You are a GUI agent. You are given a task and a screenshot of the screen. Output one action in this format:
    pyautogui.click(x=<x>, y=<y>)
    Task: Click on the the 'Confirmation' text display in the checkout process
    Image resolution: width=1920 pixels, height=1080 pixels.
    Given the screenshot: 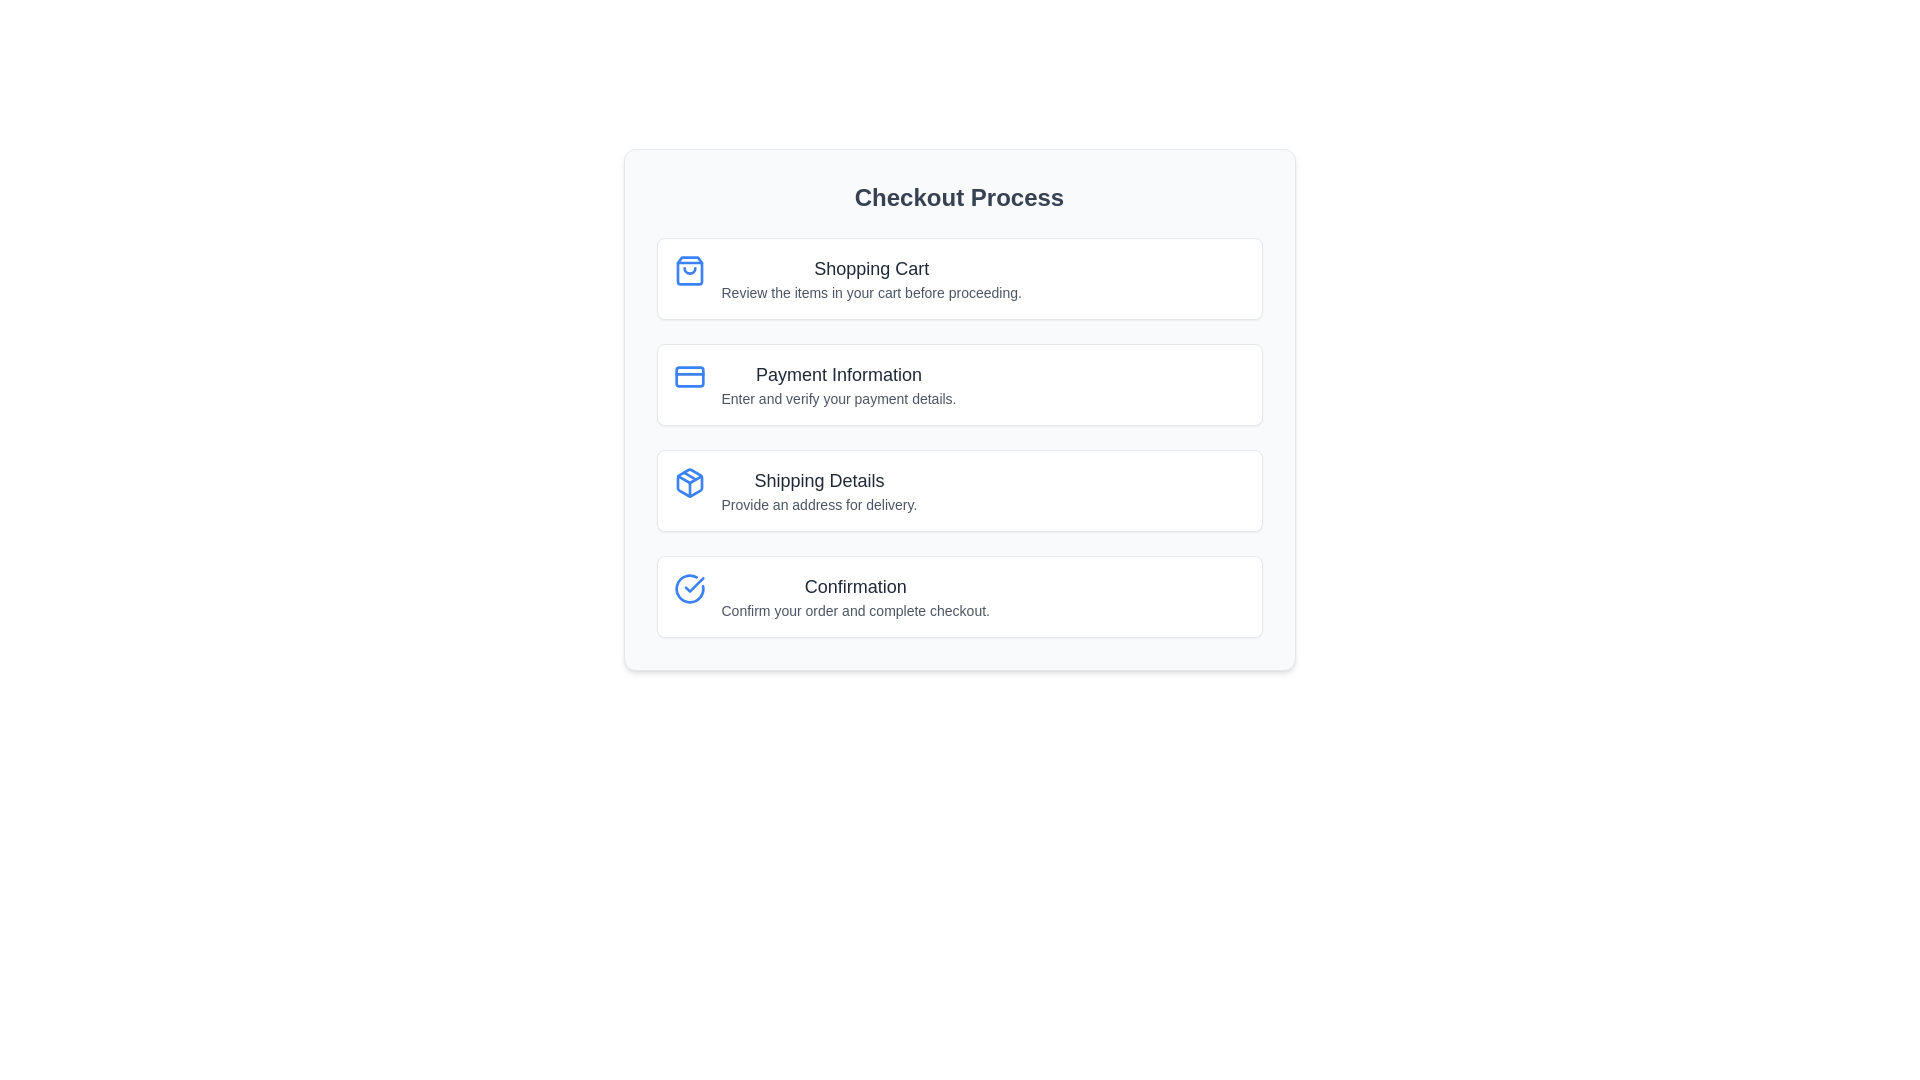 What is the action you would take?
    pyautogui.click(x=855, y=596)
    